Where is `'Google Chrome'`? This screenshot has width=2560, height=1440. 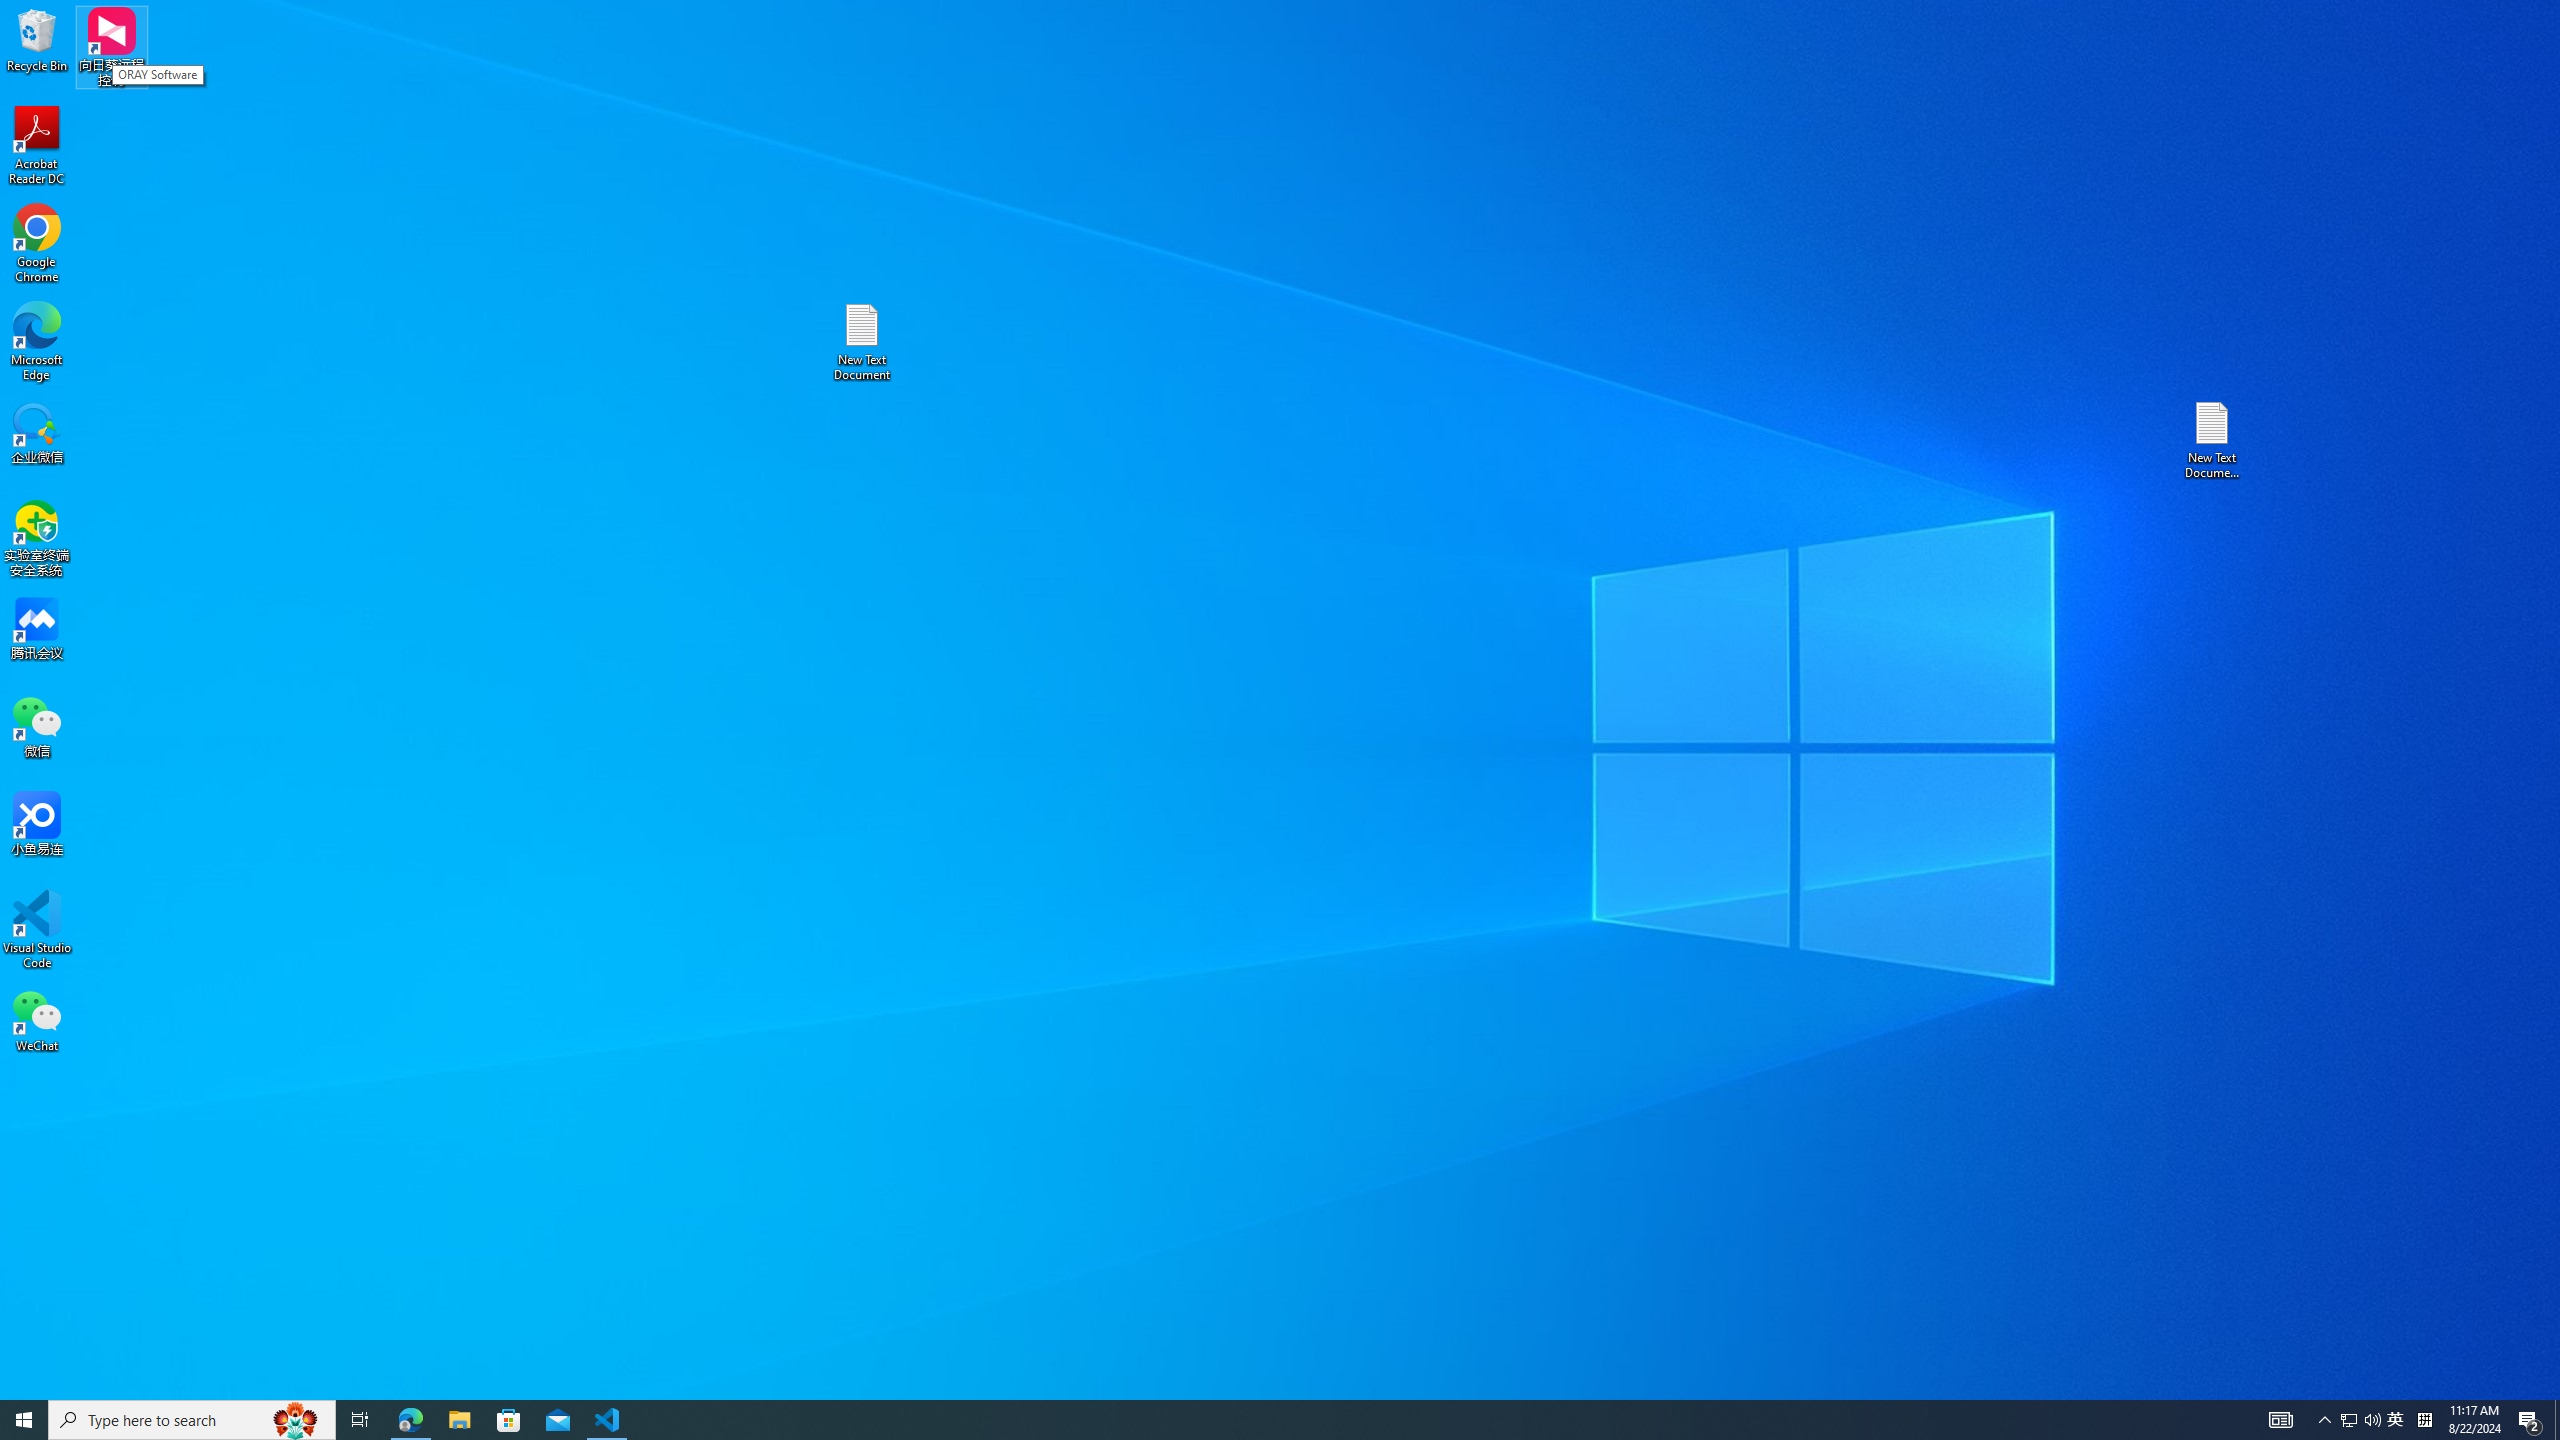
'Google Chrome' is located at coordinates (36, 244).